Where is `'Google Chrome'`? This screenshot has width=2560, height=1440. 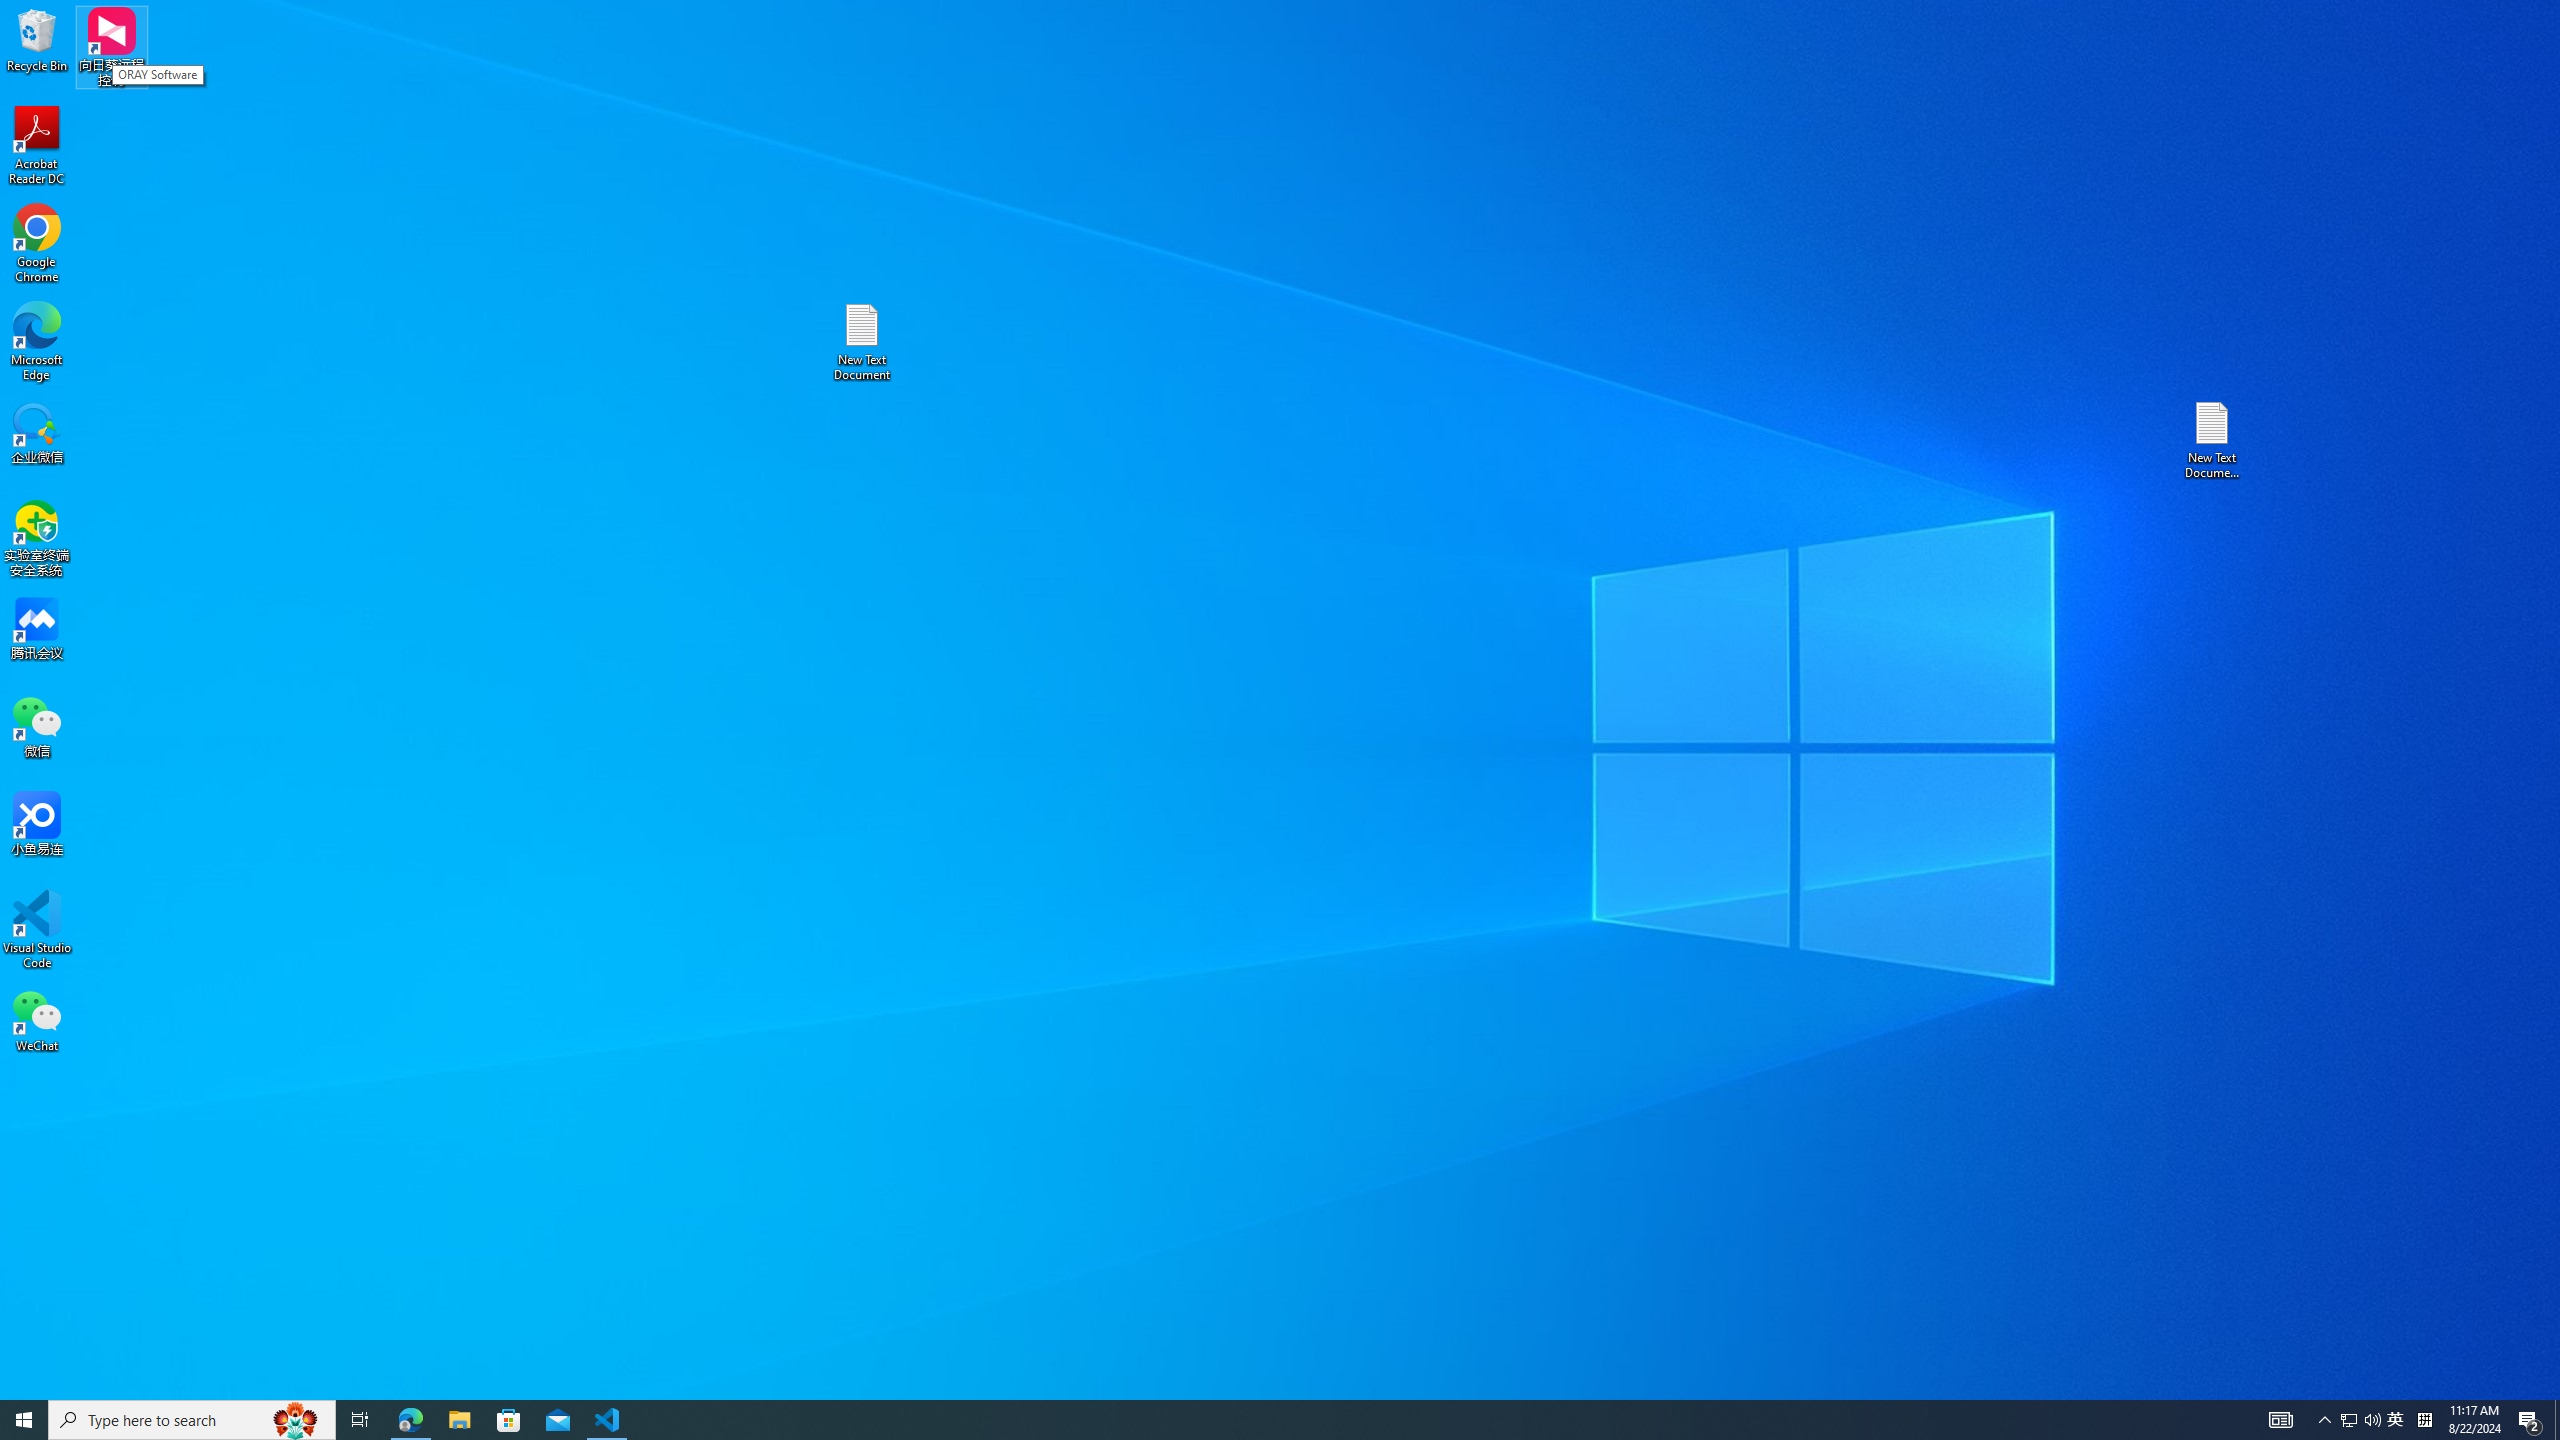
'Google Chrome' is located at coordinates (36, 244).